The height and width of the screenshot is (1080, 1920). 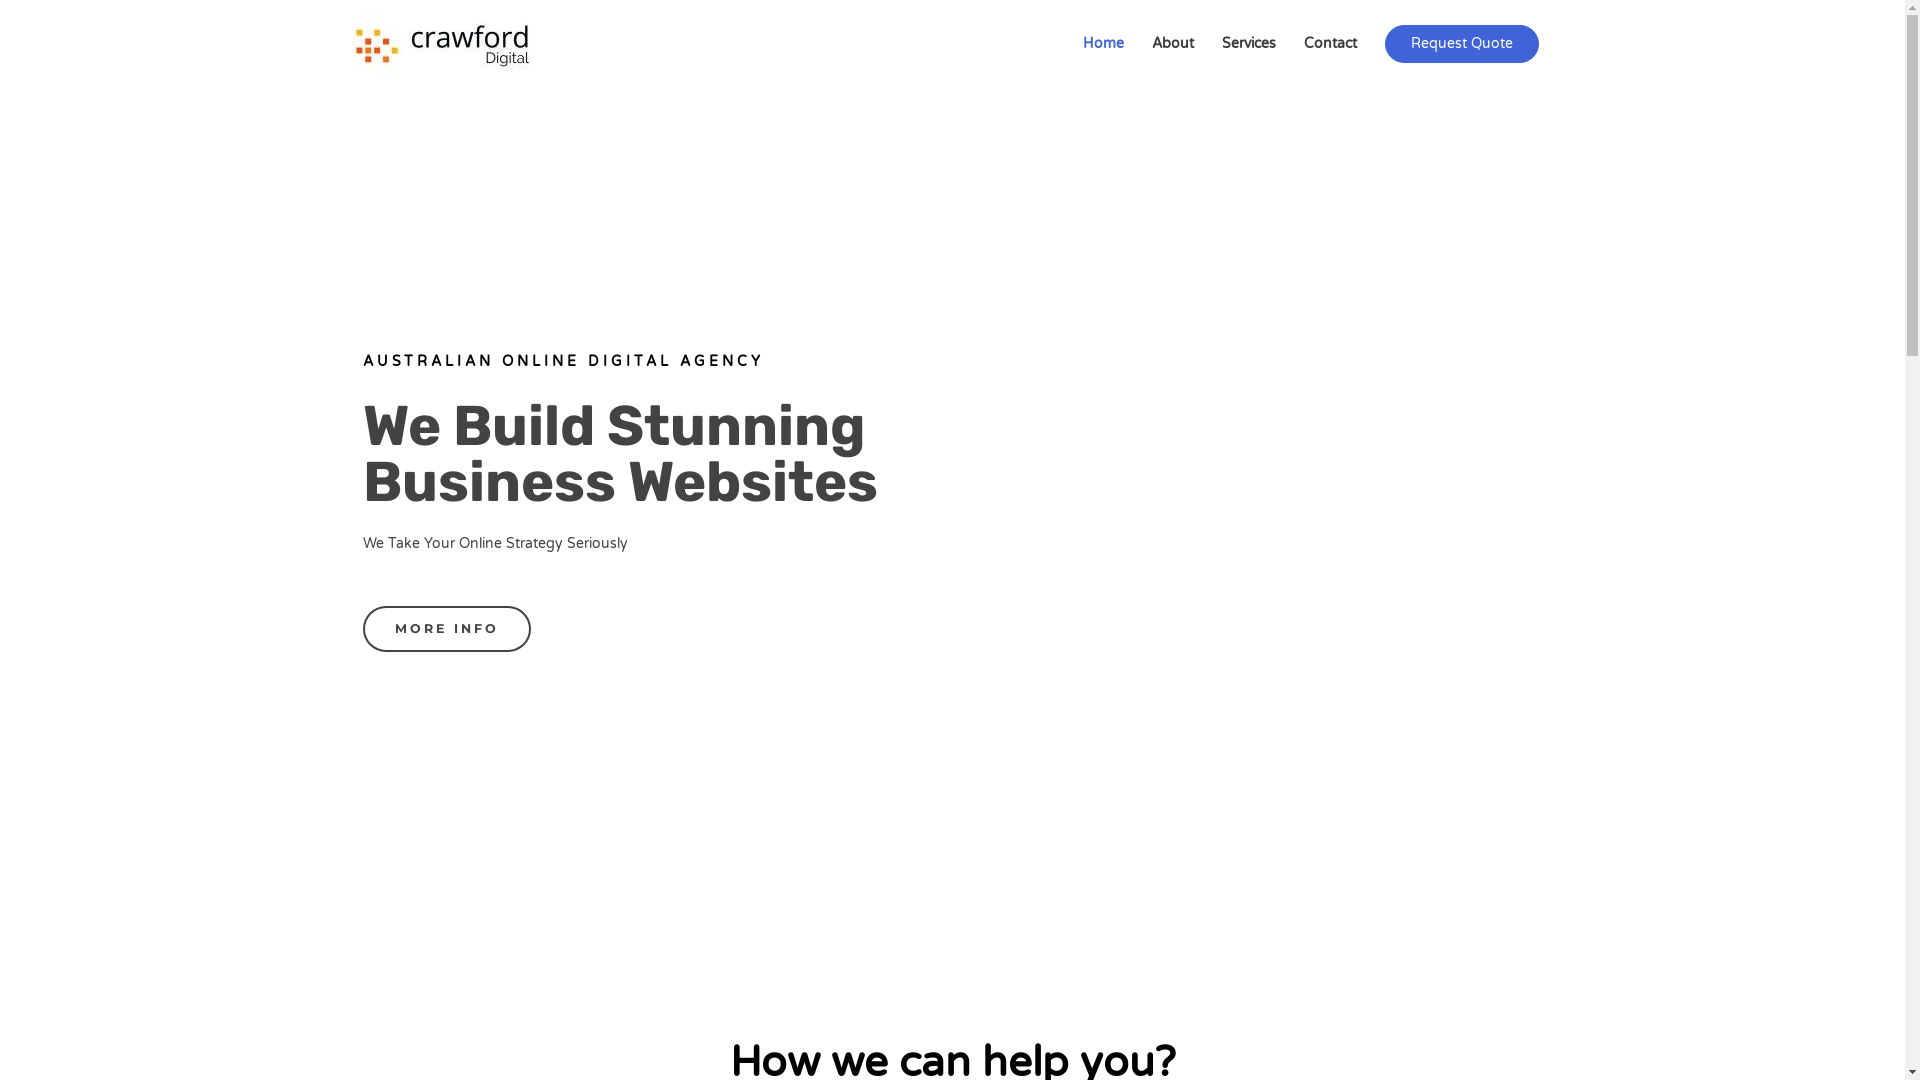 I want to click on 'Services', so click(x=1247, y=43).